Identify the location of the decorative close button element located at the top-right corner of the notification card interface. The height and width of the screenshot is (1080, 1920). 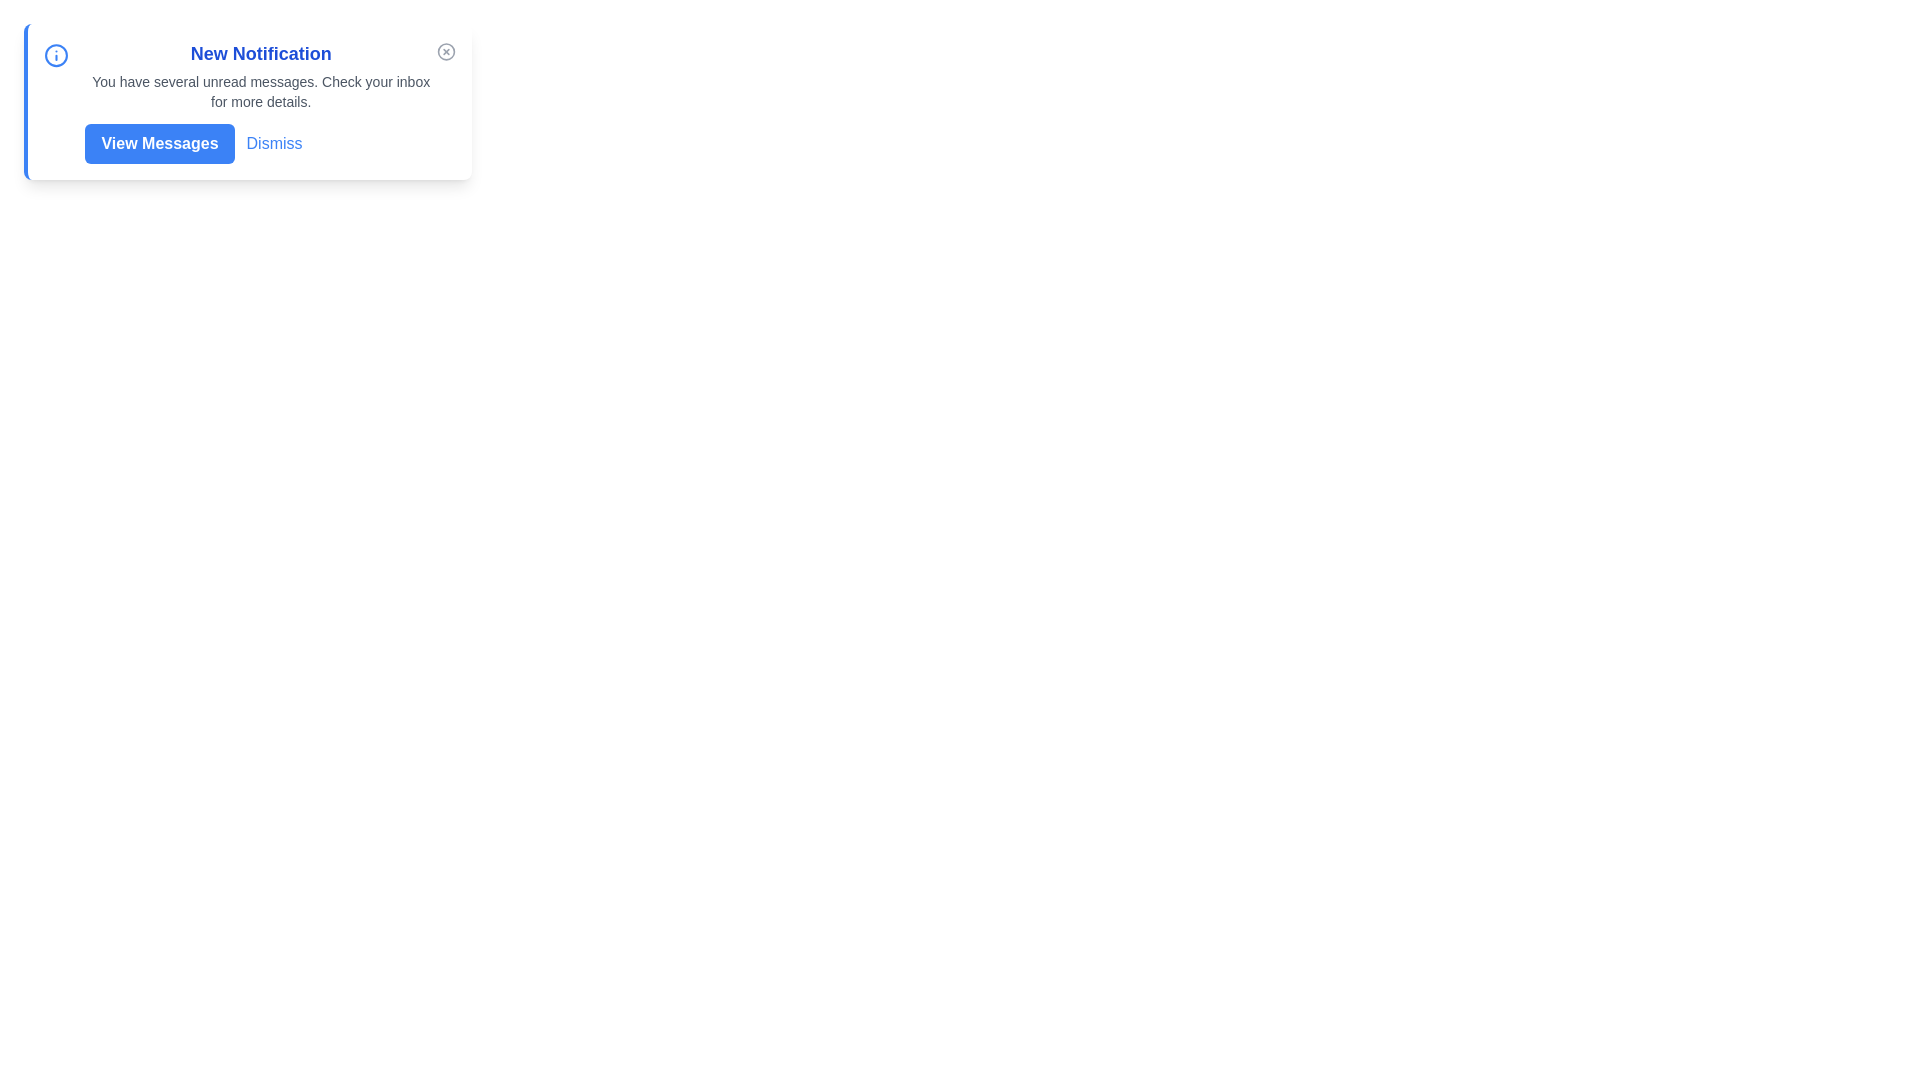
(445, 50).